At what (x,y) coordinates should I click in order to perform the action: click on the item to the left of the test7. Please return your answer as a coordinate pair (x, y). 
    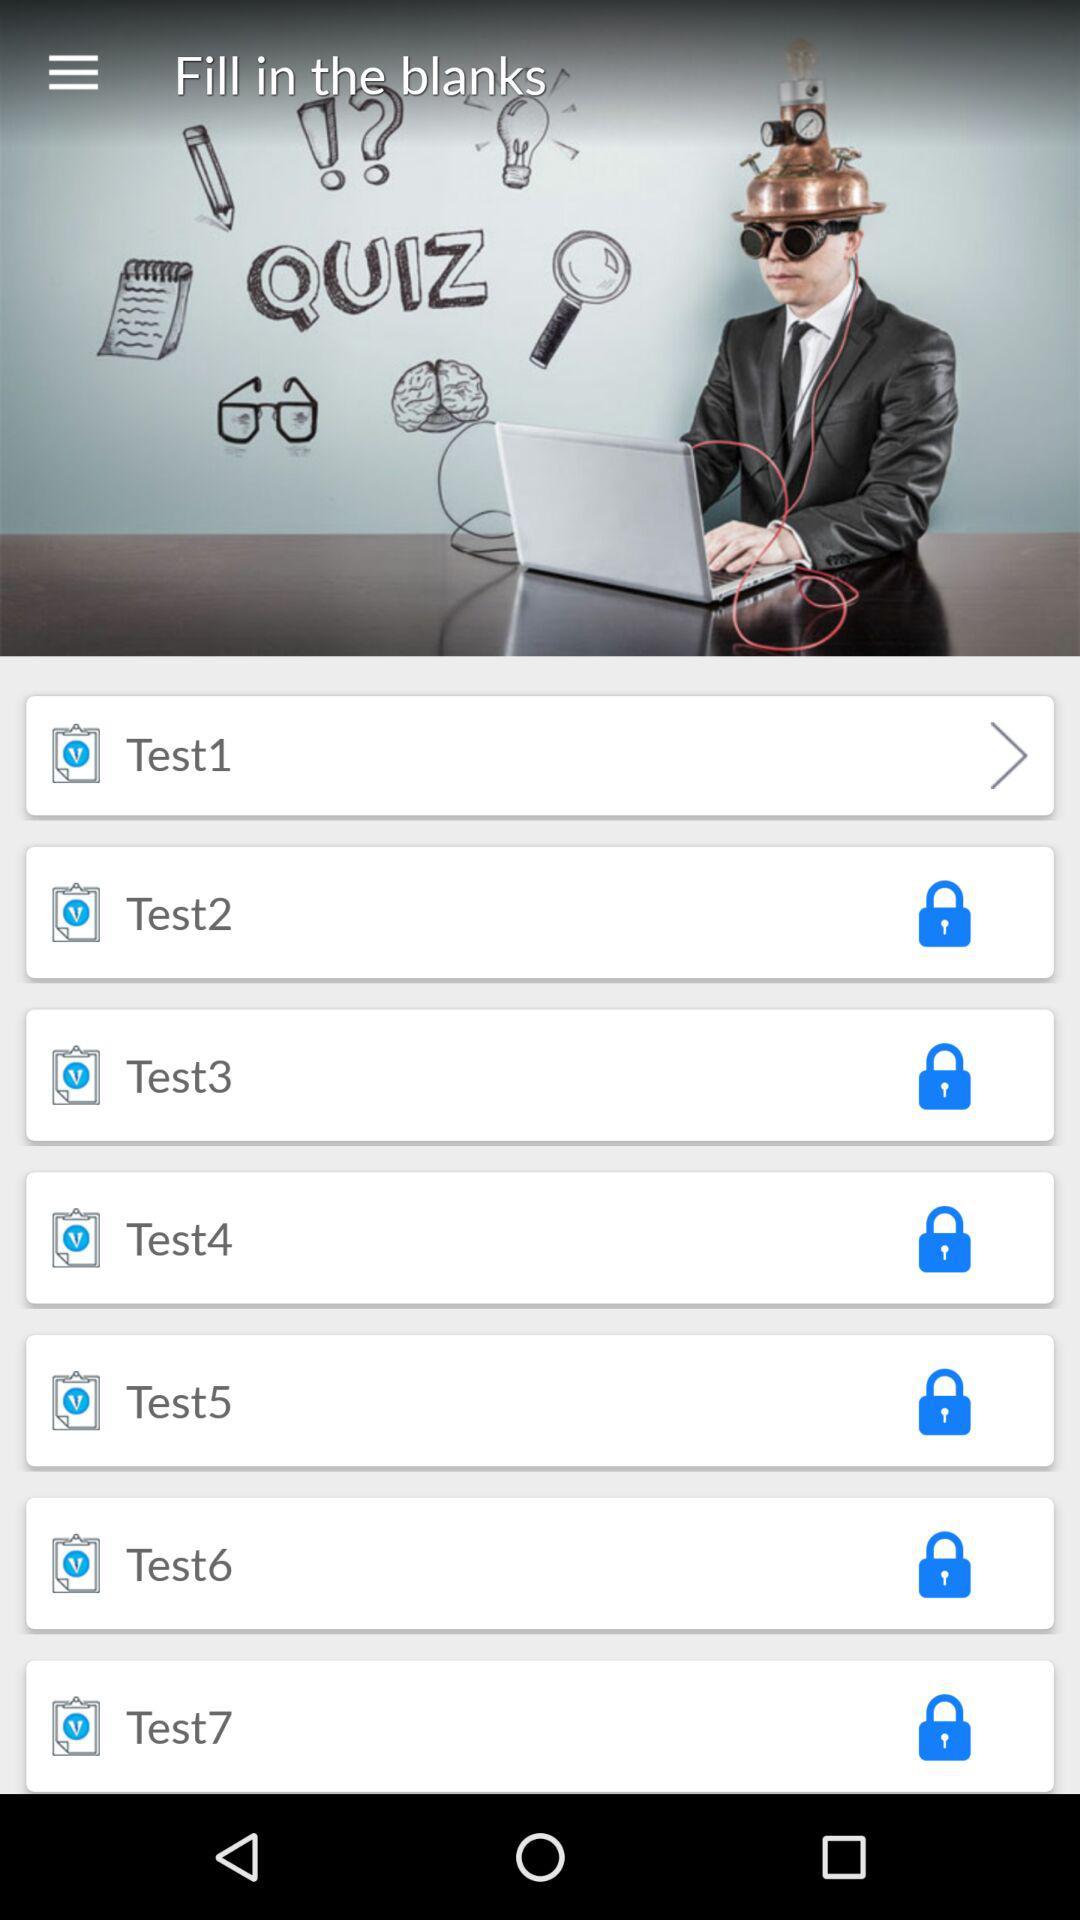
    Looking at the image, I should click on (75, 1724).